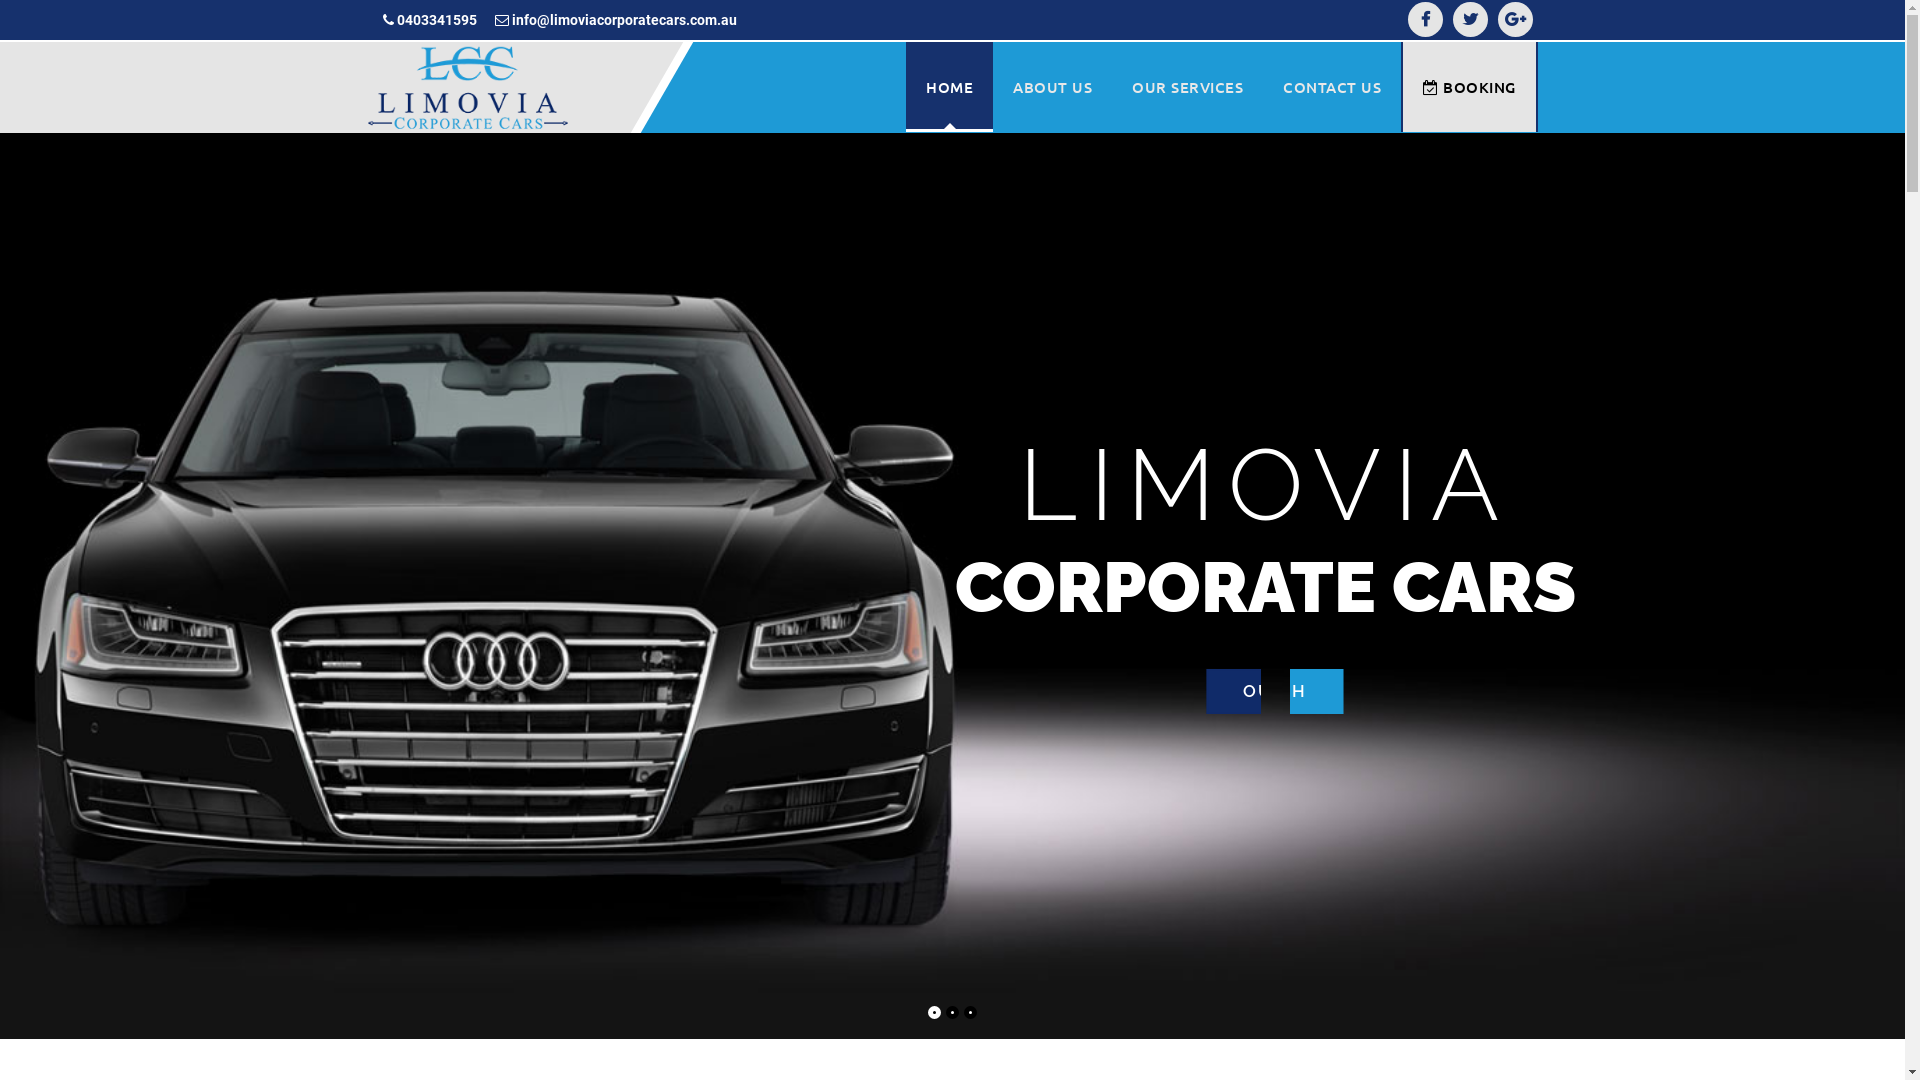 The height and width of the screenshot is (1080, 1920). What do you see at coordinates (1469, 19) in the screenshot?
I see `'Twitter'` at bounding box center [1469, 19].